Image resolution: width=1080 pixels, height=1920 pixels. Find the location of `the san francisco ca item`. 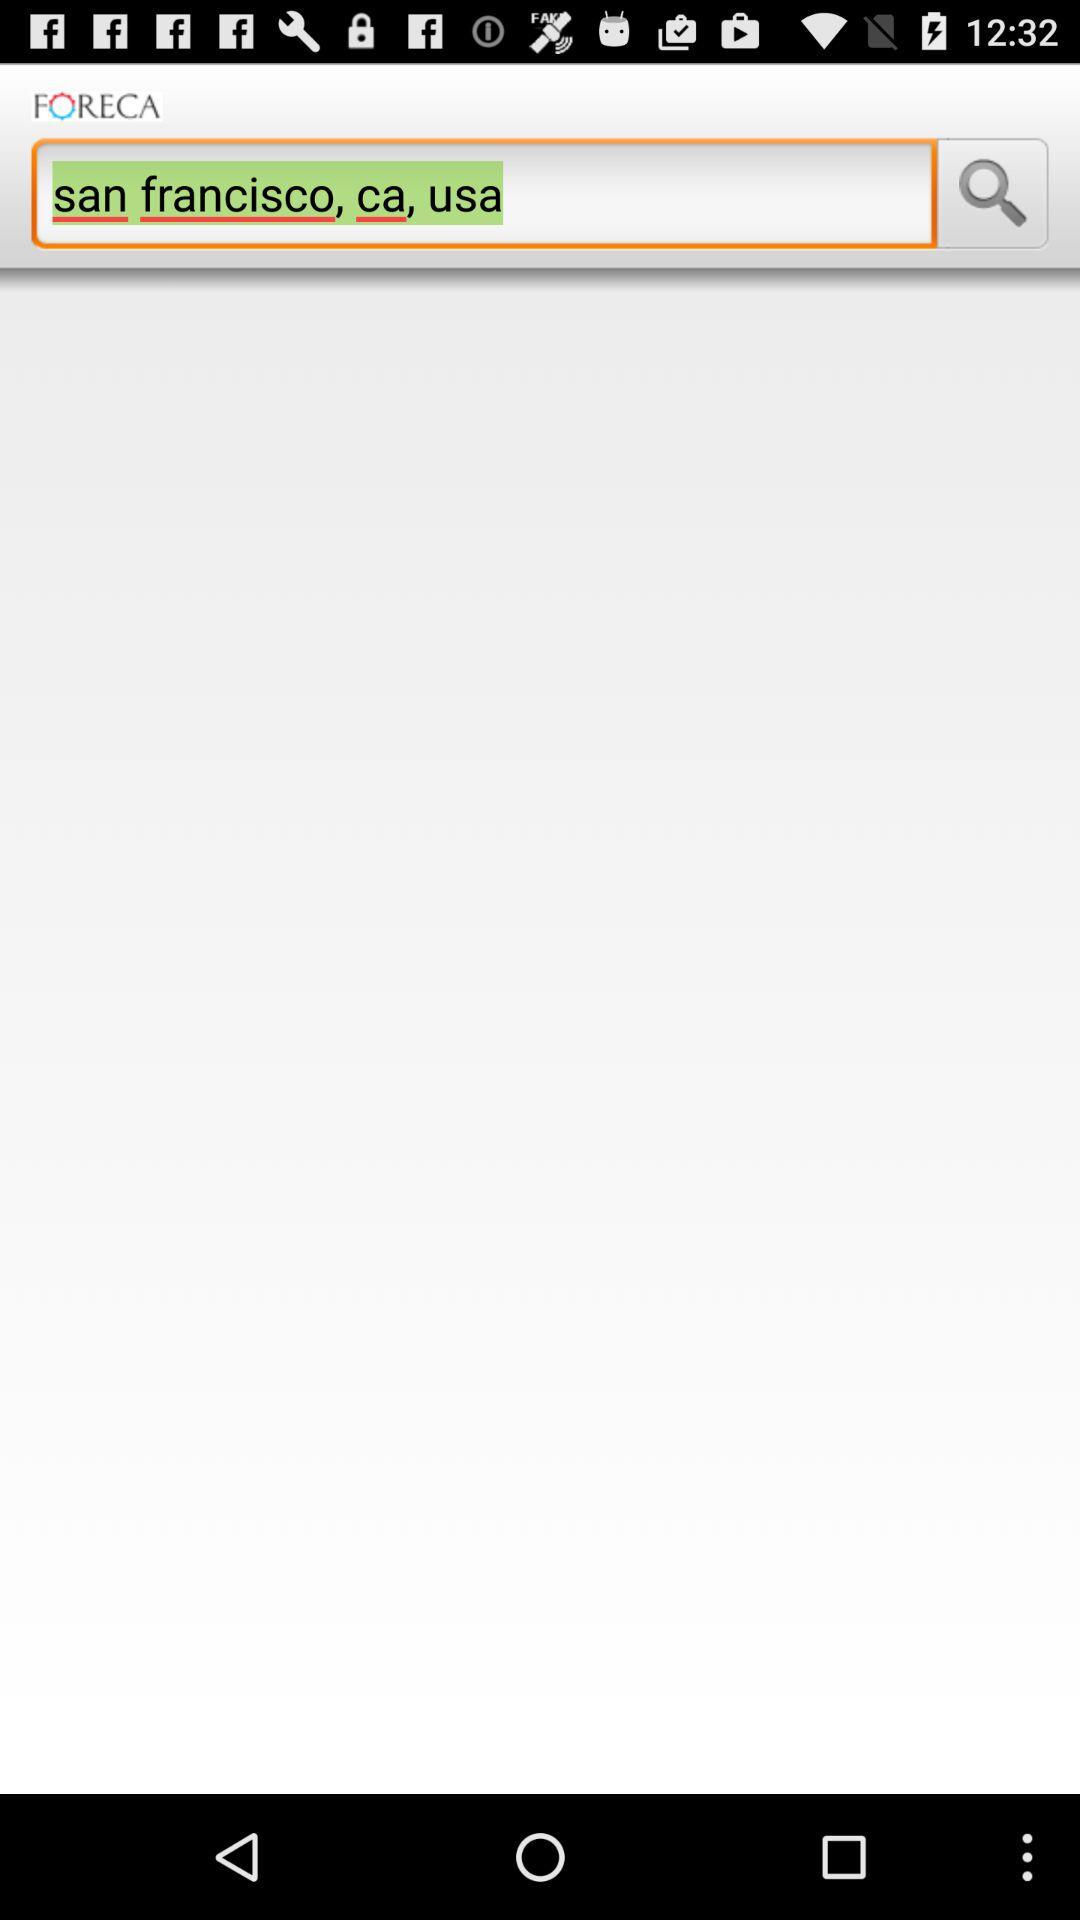

the san francisco ca item is located at coordinates (484, 193).